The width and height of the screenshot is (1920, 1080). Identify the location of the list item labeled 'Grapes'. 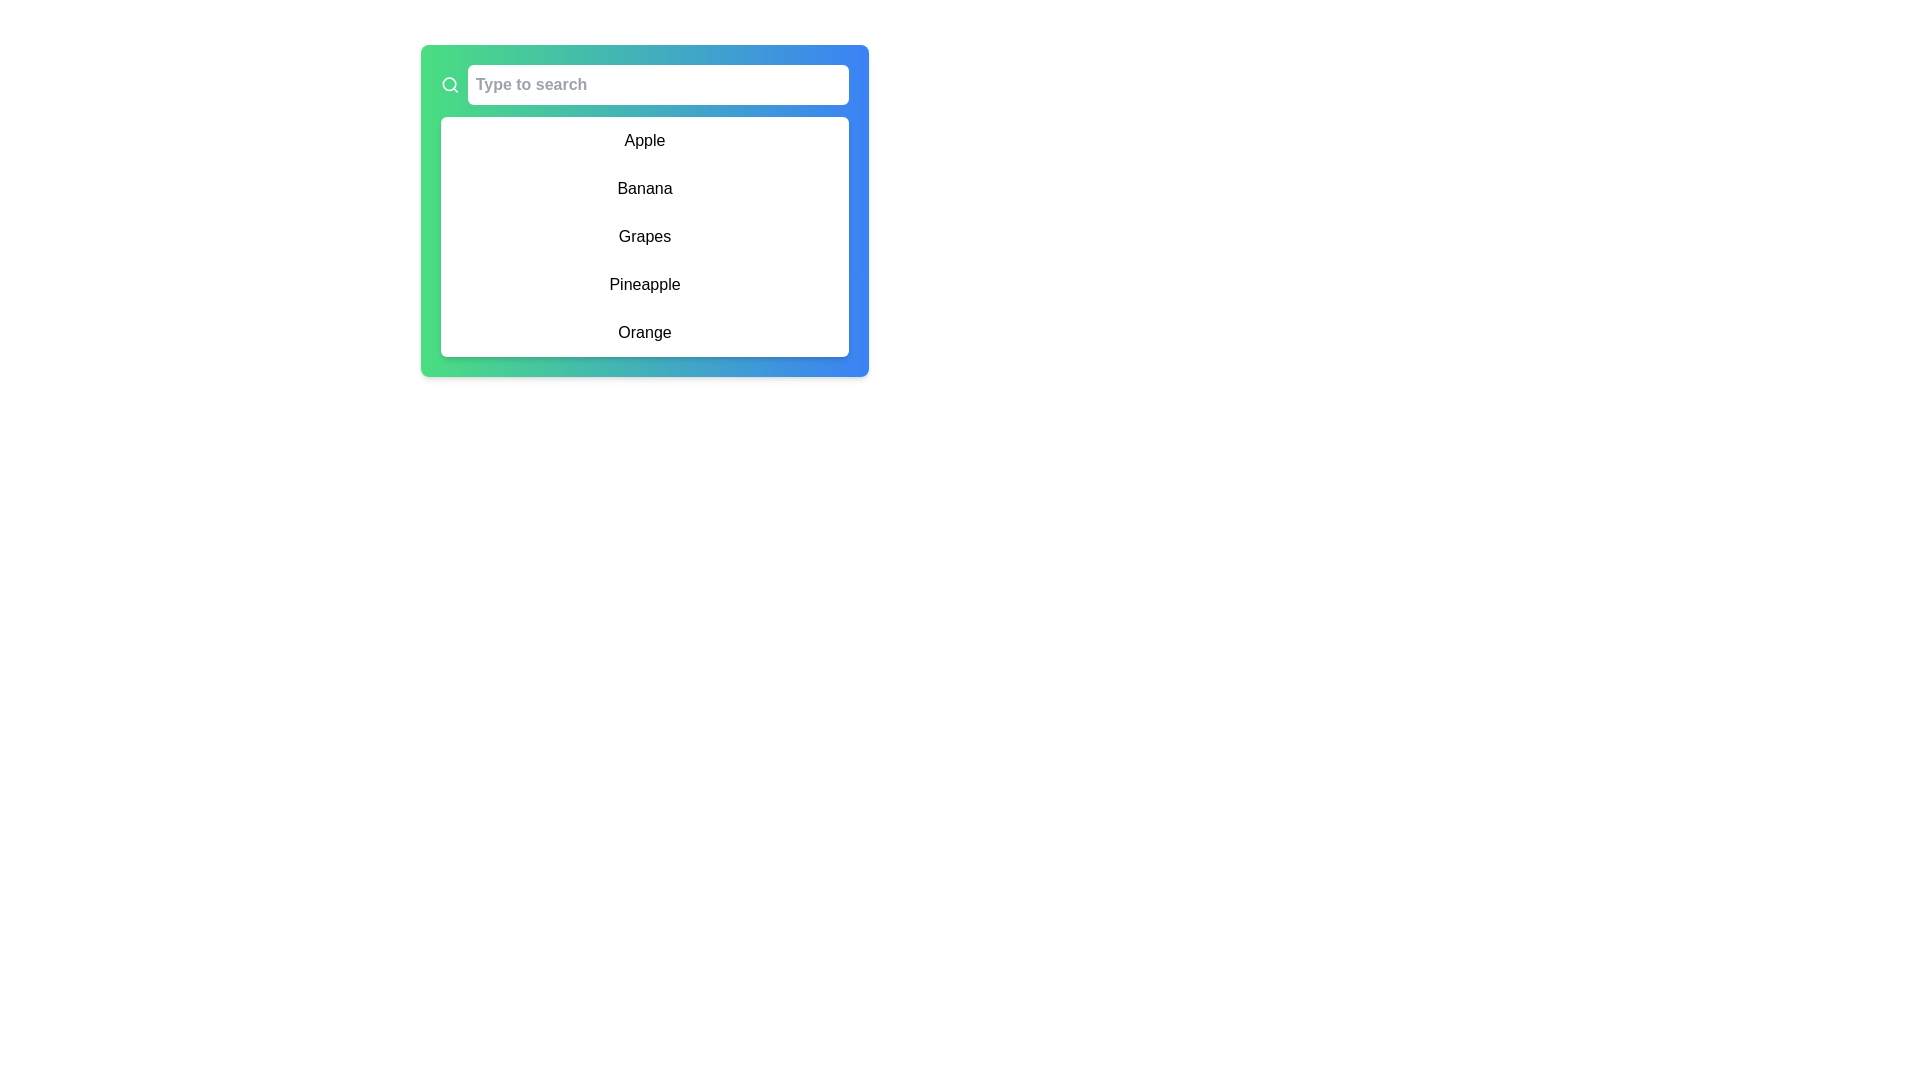
(644, 235).